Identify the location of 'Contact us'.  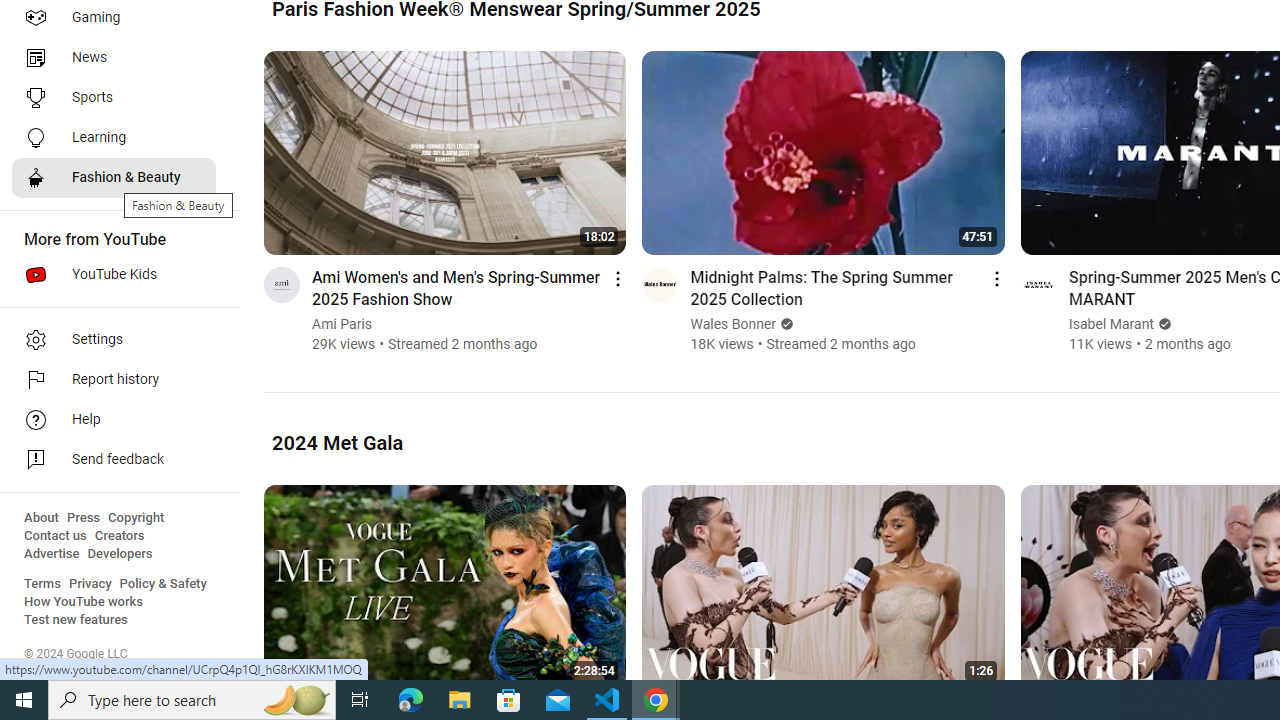
(55, 535).